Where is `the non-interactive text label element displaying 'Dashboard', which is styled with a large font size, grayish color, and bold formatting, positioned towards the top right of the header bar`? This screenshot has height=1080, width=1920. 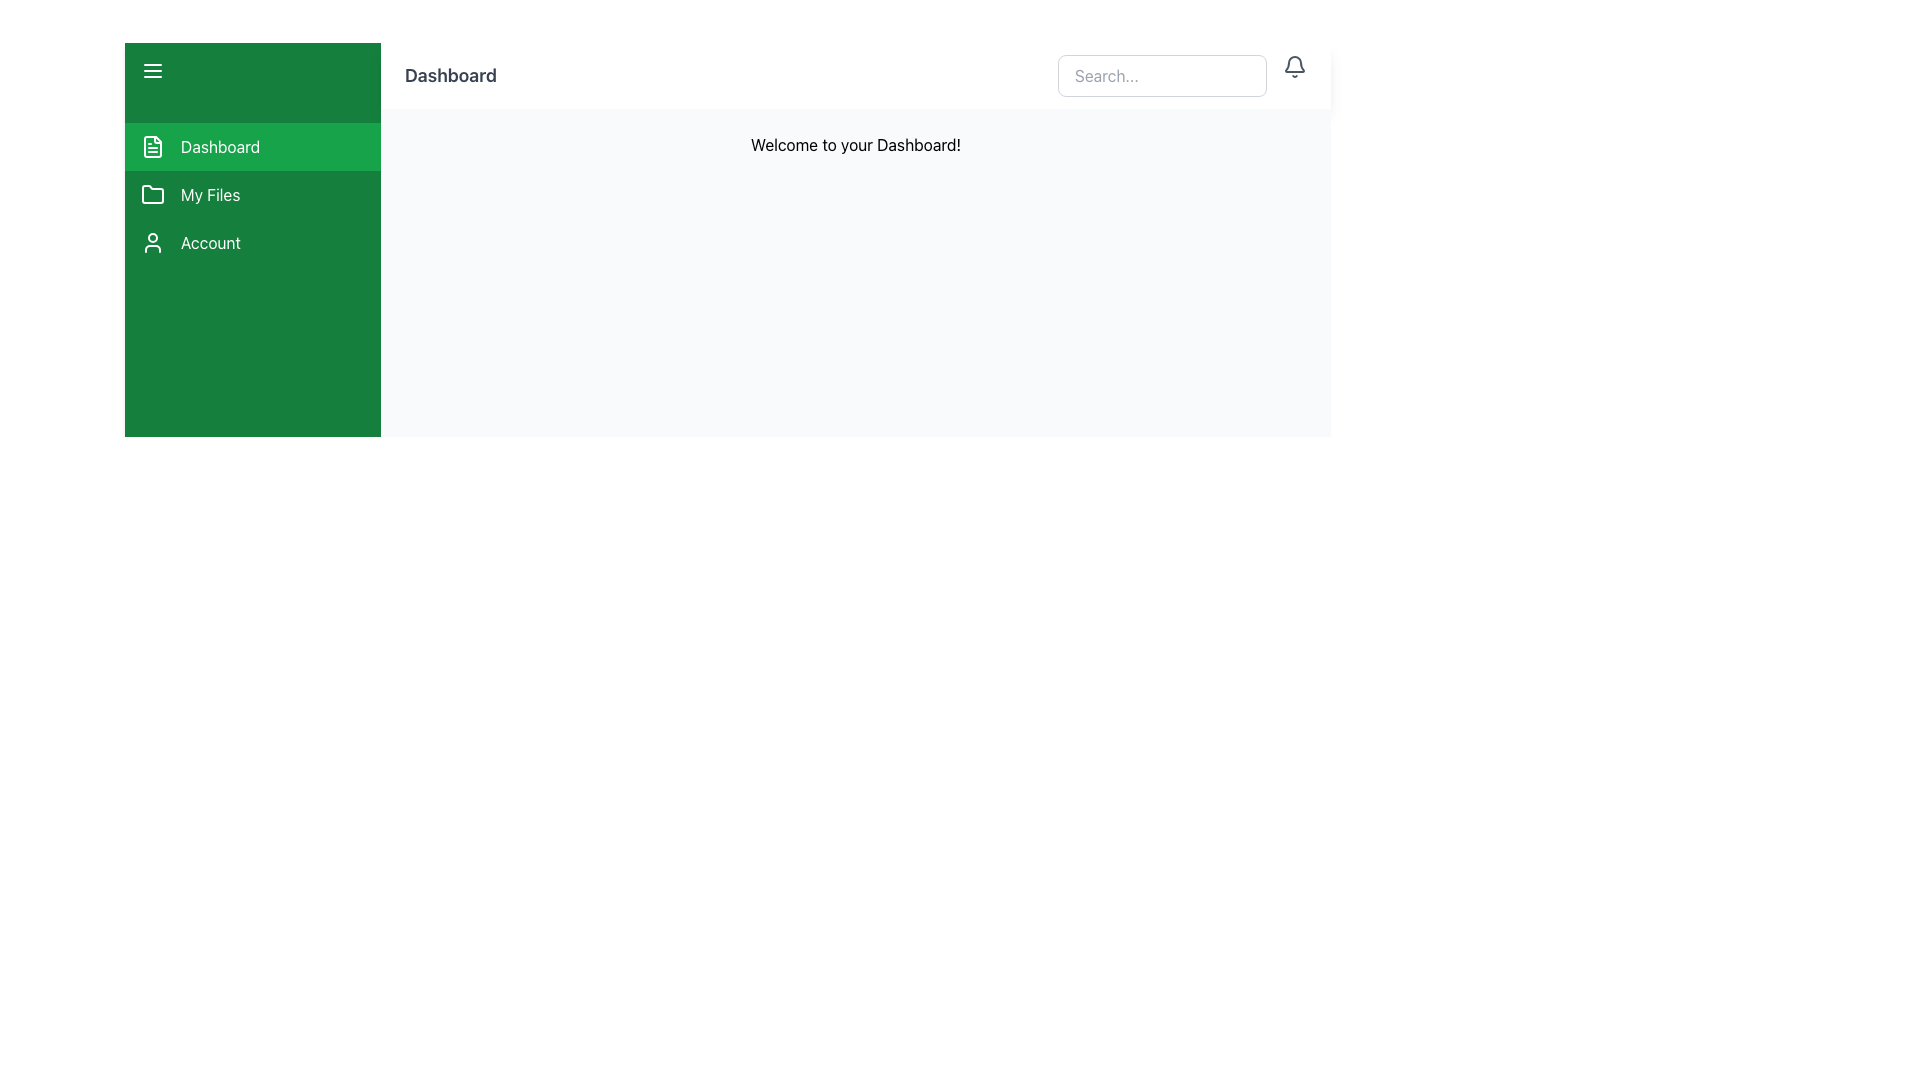 the non-interactive text label element displaying 'Dashboard', which is styled with a large font size, grayish color, and bold formatting, positioned towards the top right of the header bar is located at coordinates (450, 75).